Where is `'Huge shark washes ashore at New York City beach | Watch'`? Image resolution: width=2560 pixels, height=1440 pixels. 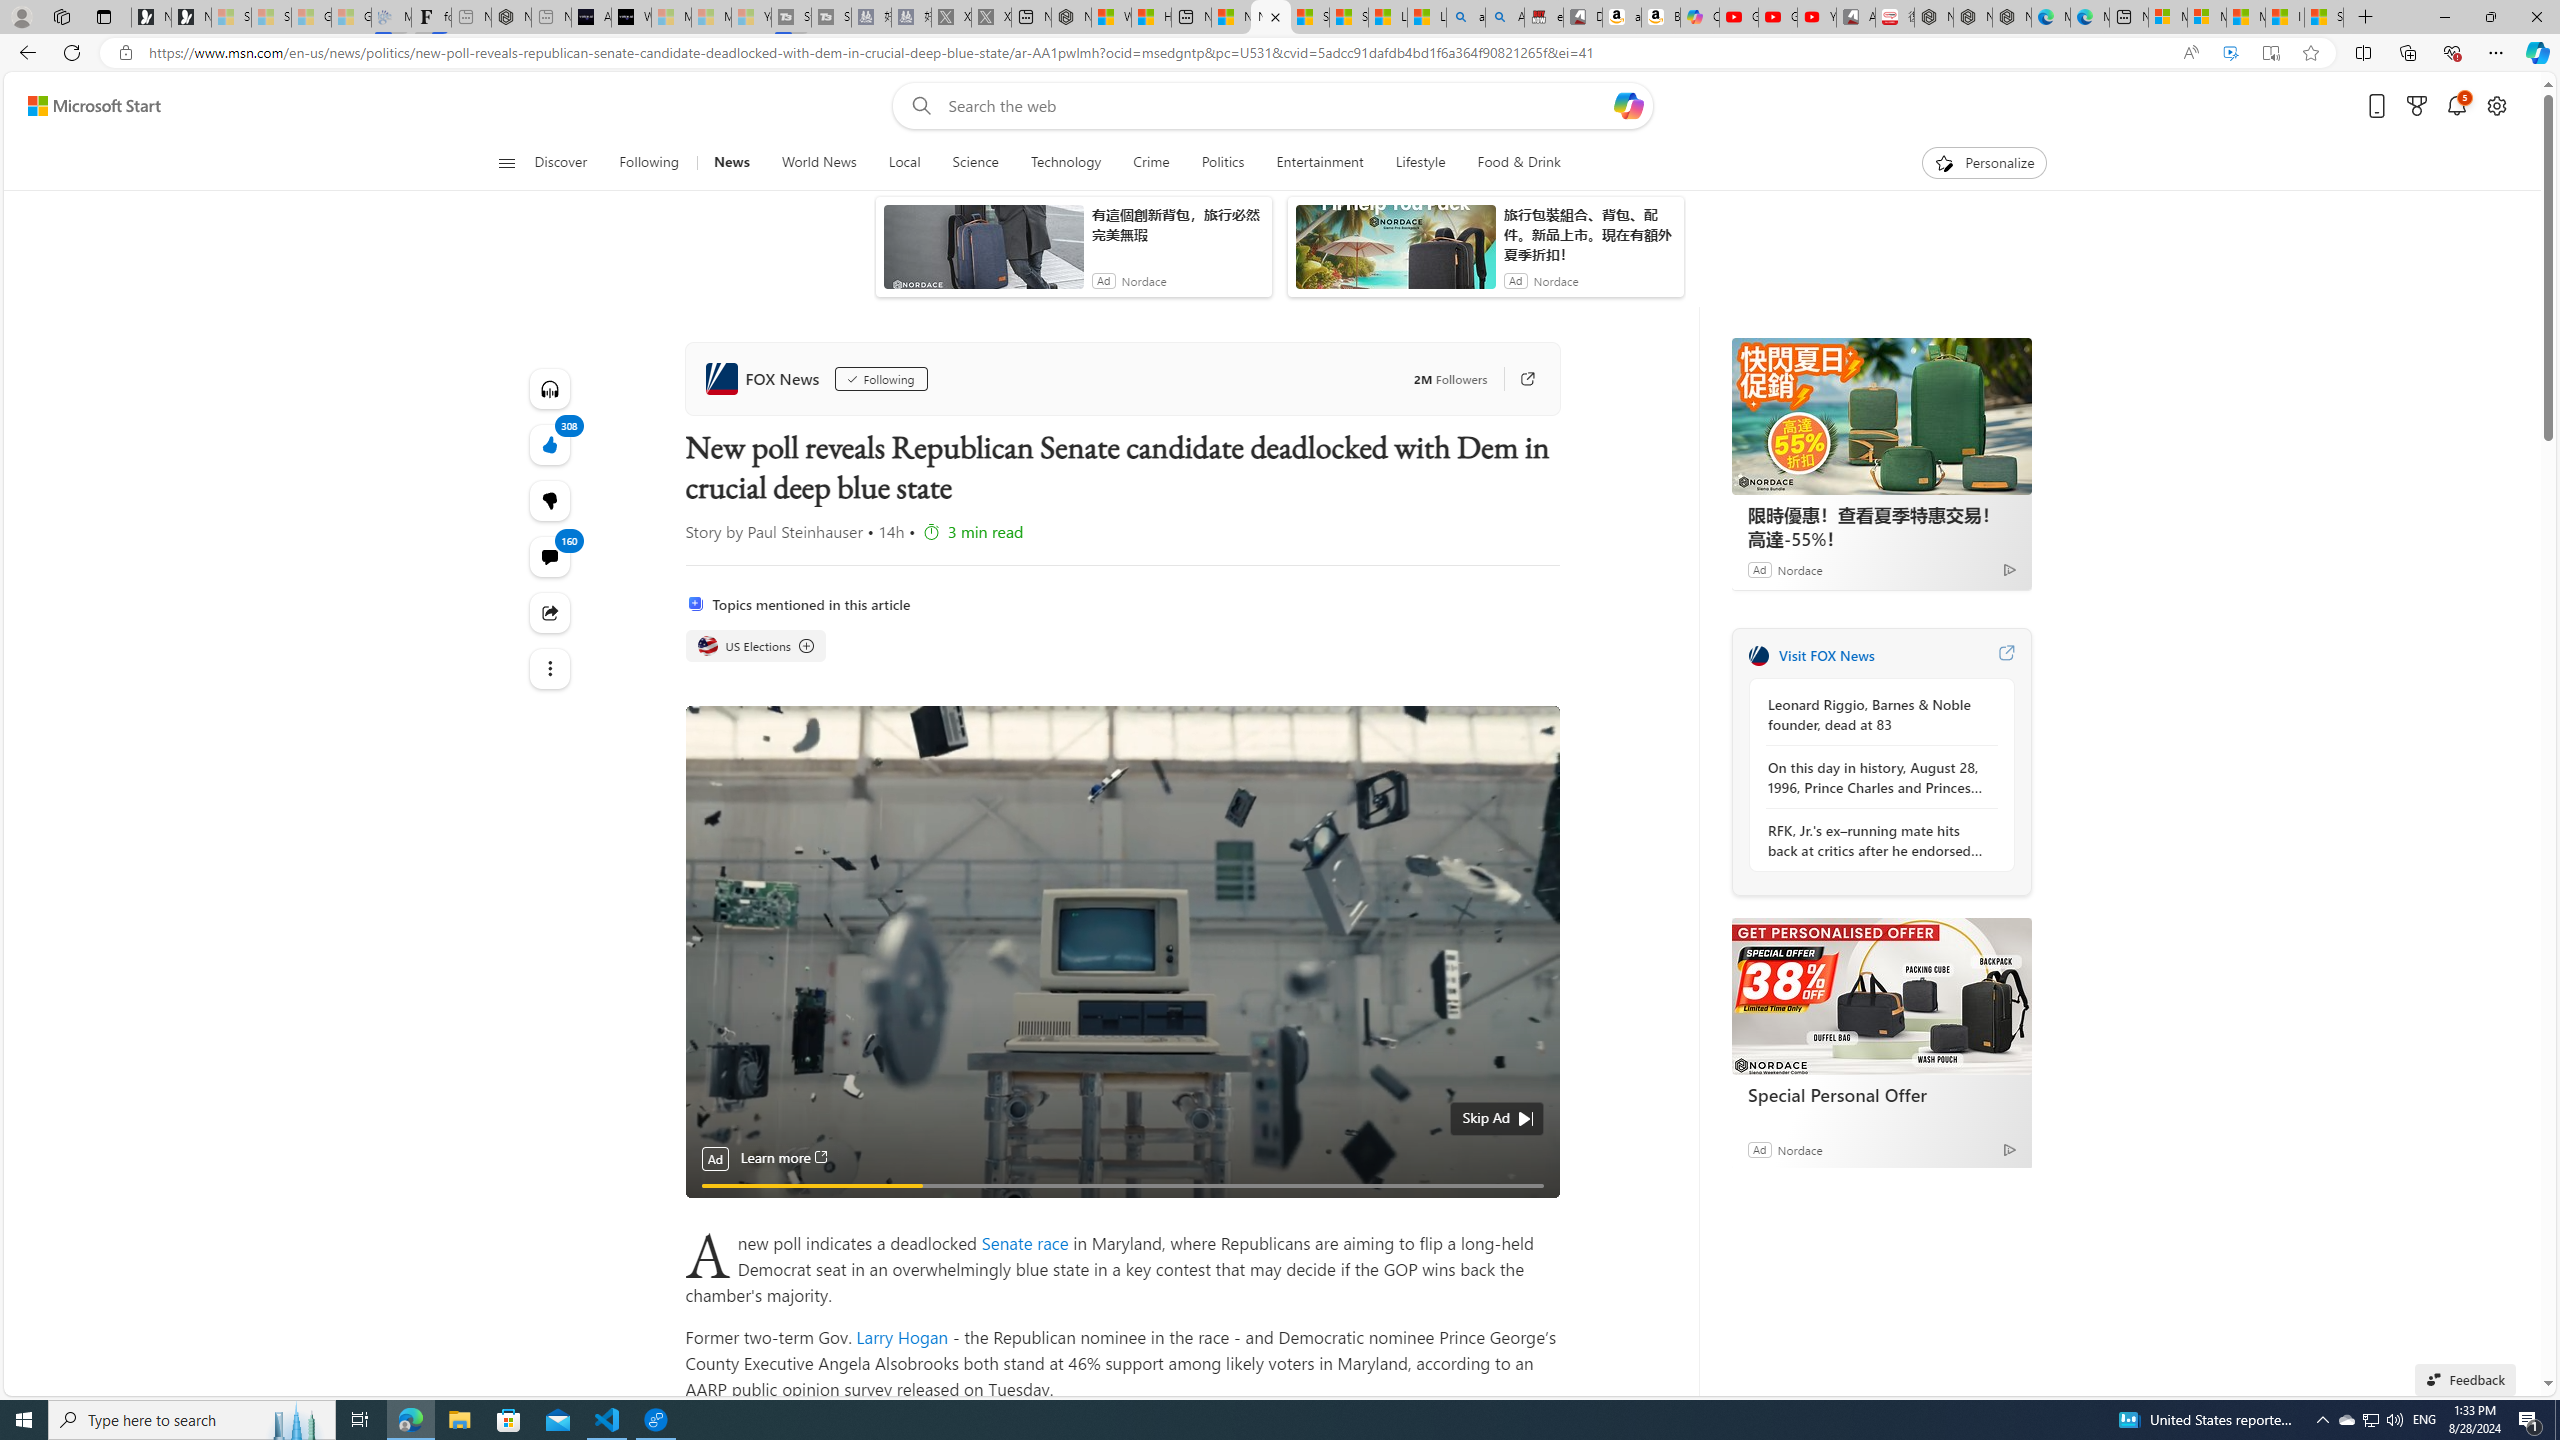
'Huge shark washes ashore at New York City beach | Watch' is located at coordinates (1151, 16).